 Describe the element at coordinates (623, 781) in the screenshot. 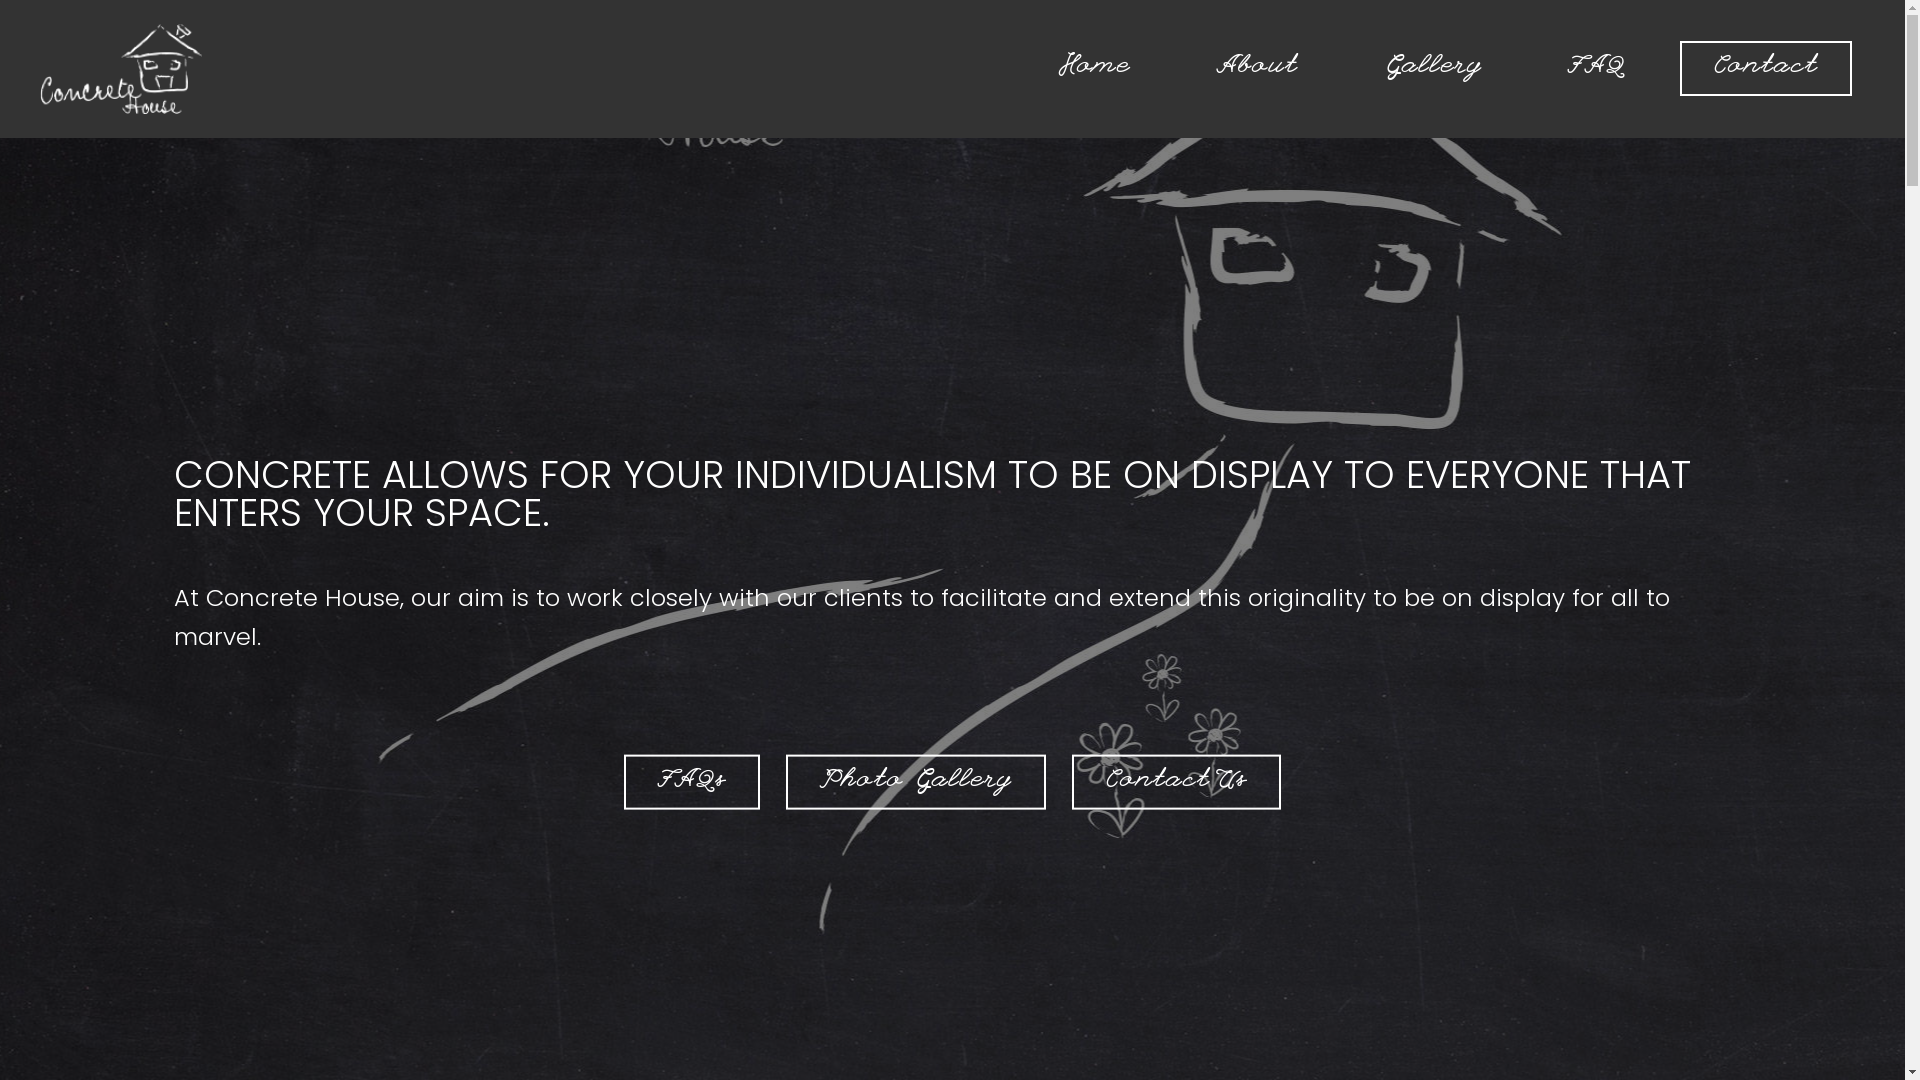

I see `'FAQs'` at that location.